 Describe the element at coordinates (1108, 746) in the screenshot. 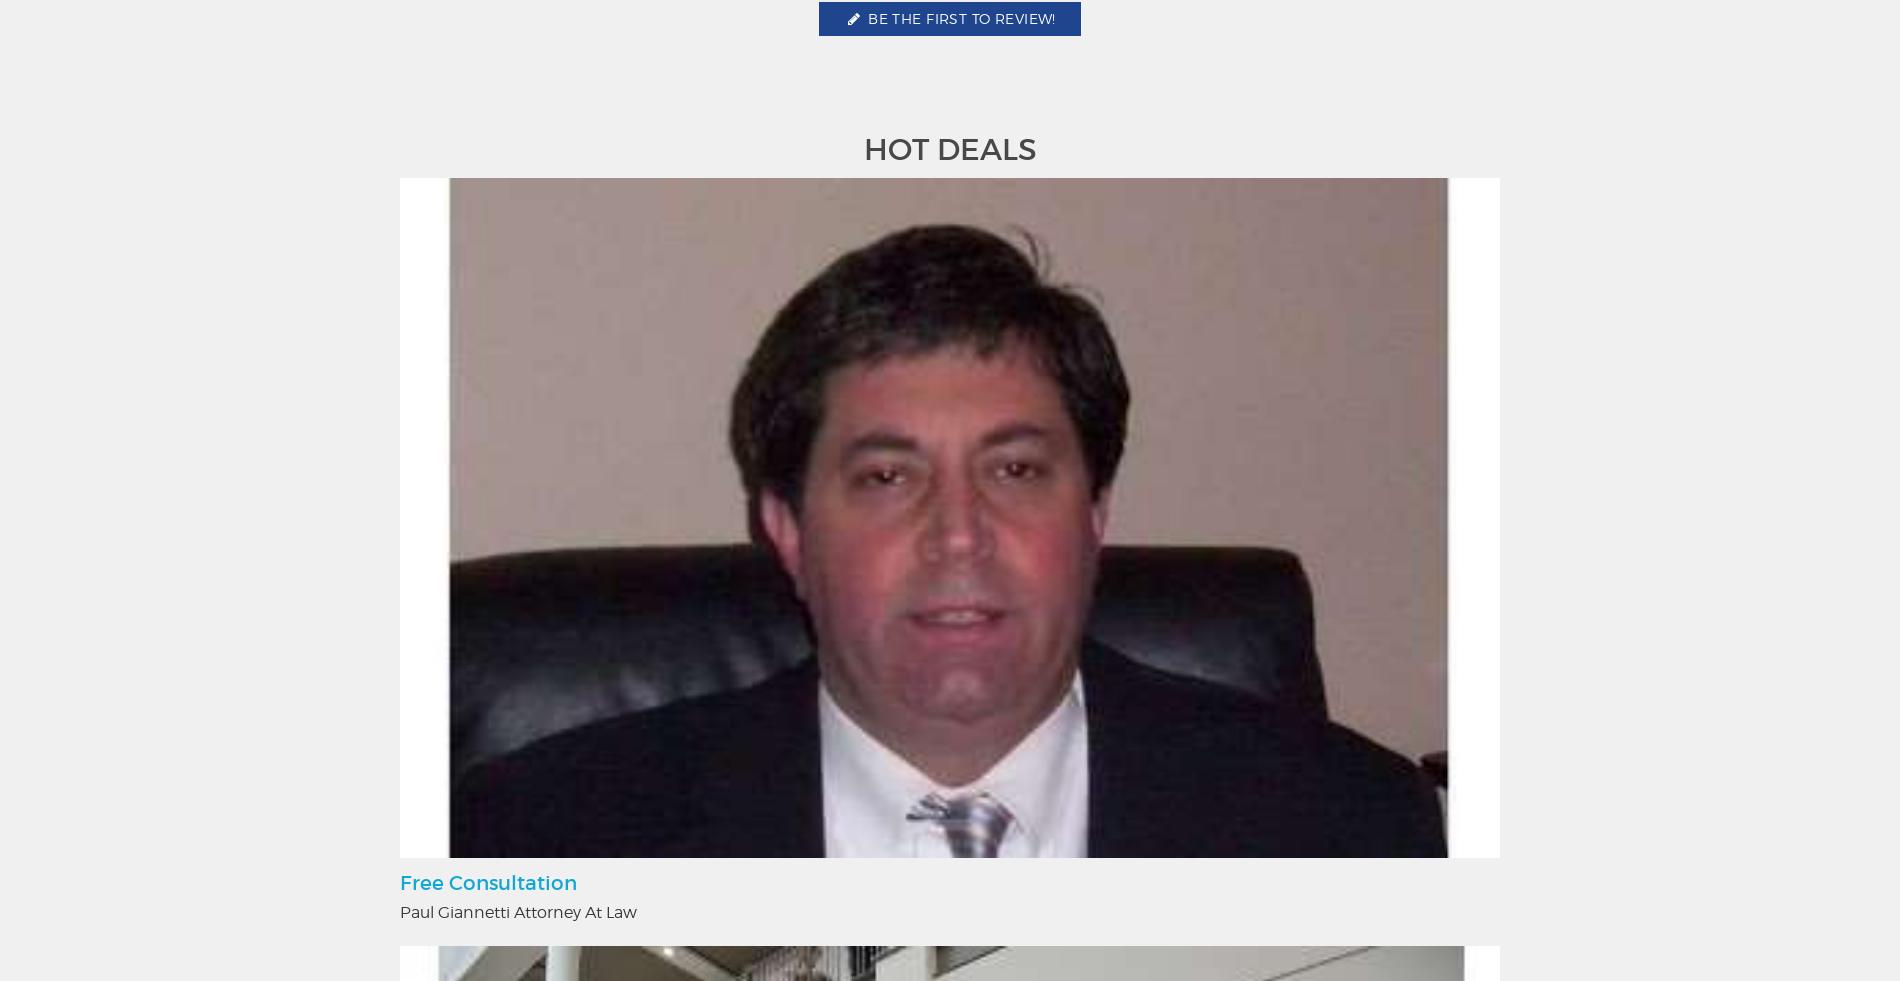

I see `'Businesses'` at that location.